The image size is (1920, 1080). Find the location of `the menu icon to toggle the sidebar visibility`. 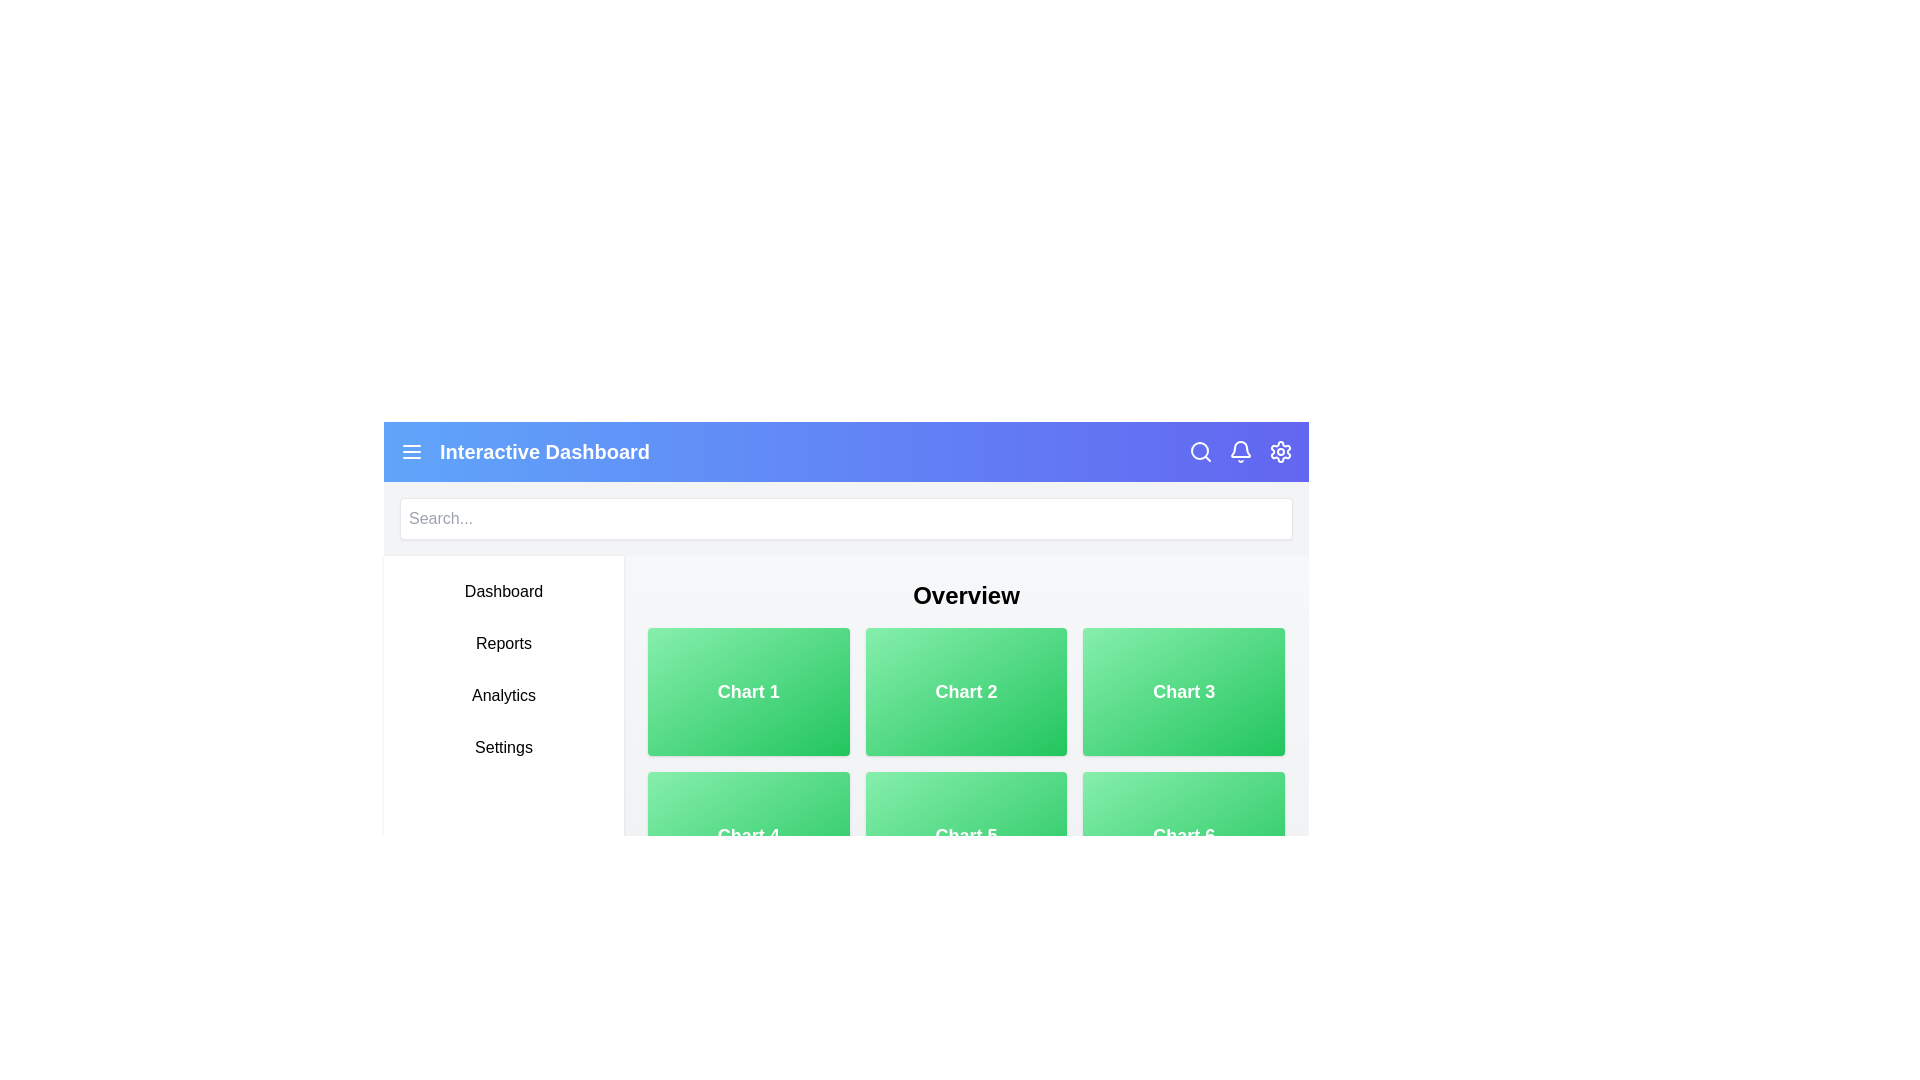

the menu icon to toggle the sidebar visibility is located at coordinates (411, 451).